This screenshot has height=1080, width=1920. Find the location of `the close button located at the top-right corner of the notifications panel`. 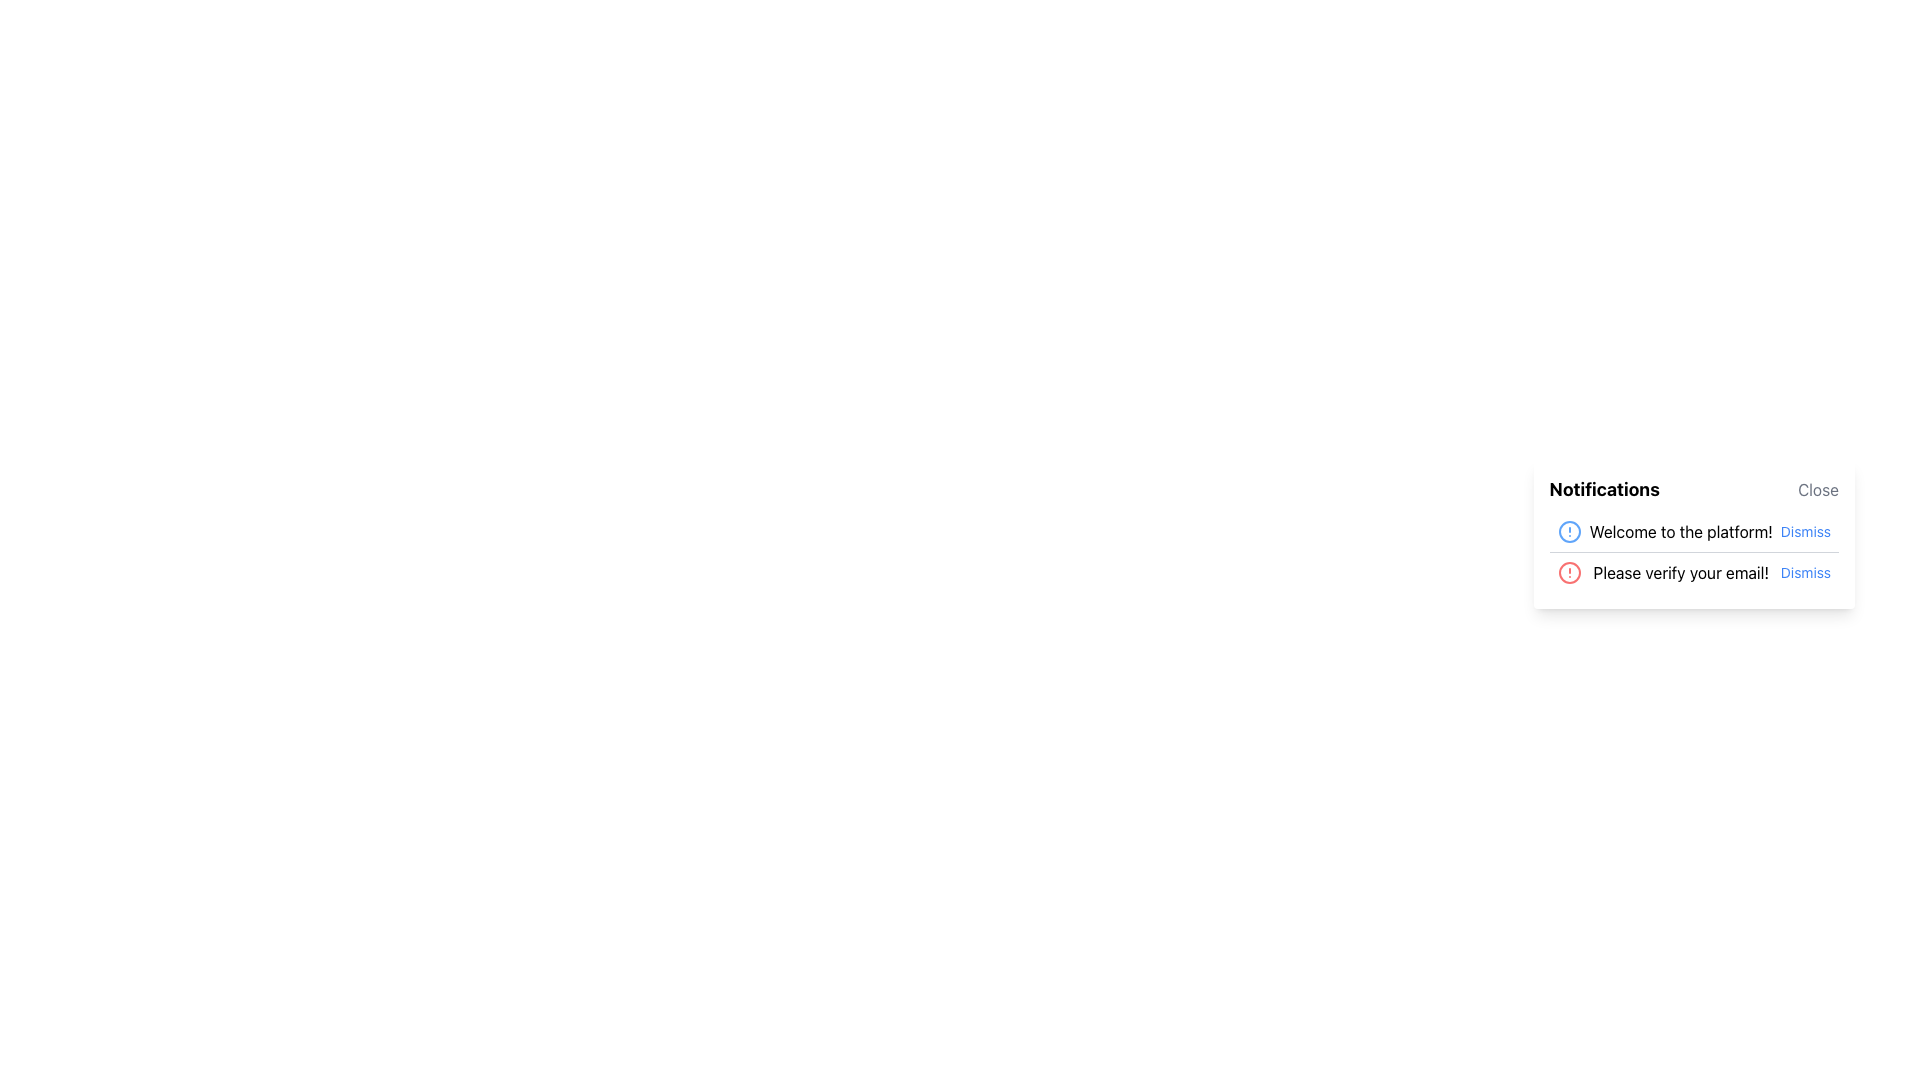

the close button located at the top-right corner of the notifications panel is located at coordinates (1818, 489).